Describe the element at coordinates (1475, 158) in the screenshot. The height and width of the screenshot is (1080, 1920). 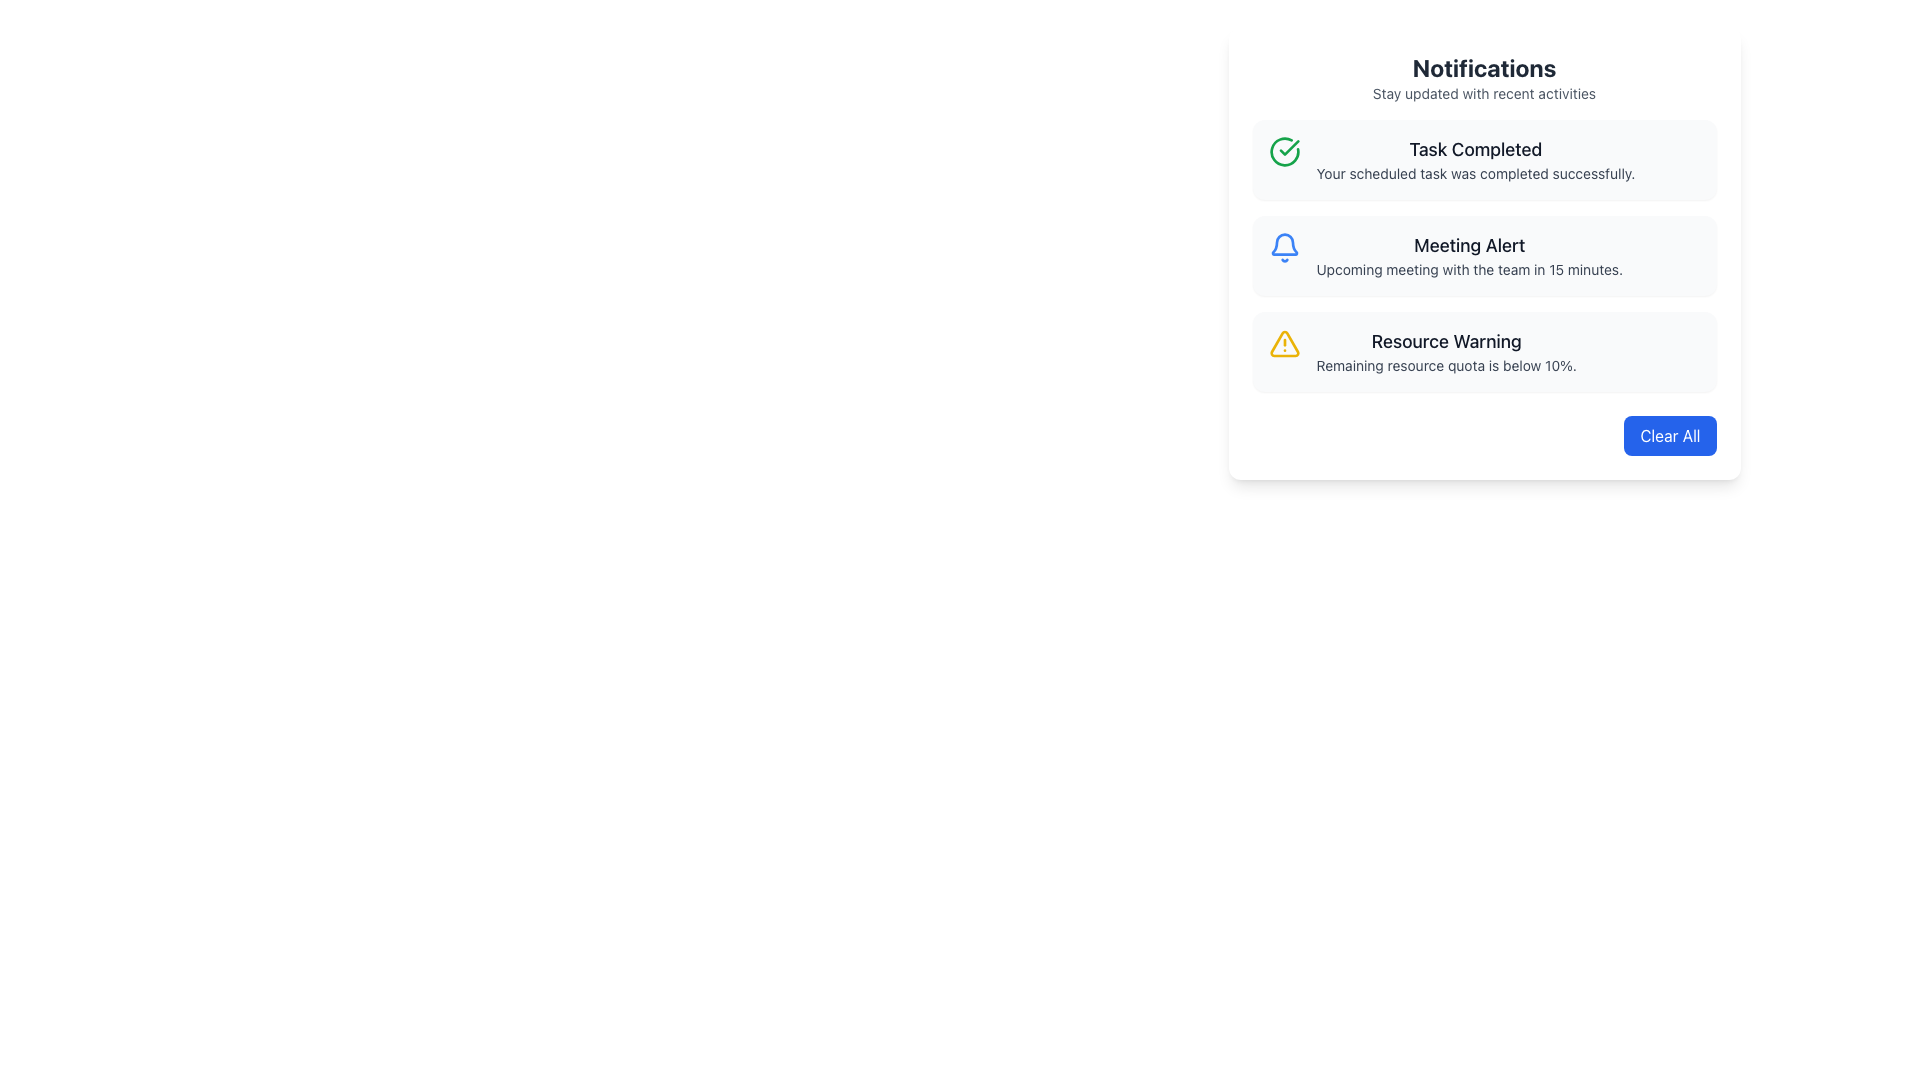
I see `the notification banner that indicates the successful completion of a scheduled task, located beneath a green circular icon with a checkmark in the first notification card` at that location.